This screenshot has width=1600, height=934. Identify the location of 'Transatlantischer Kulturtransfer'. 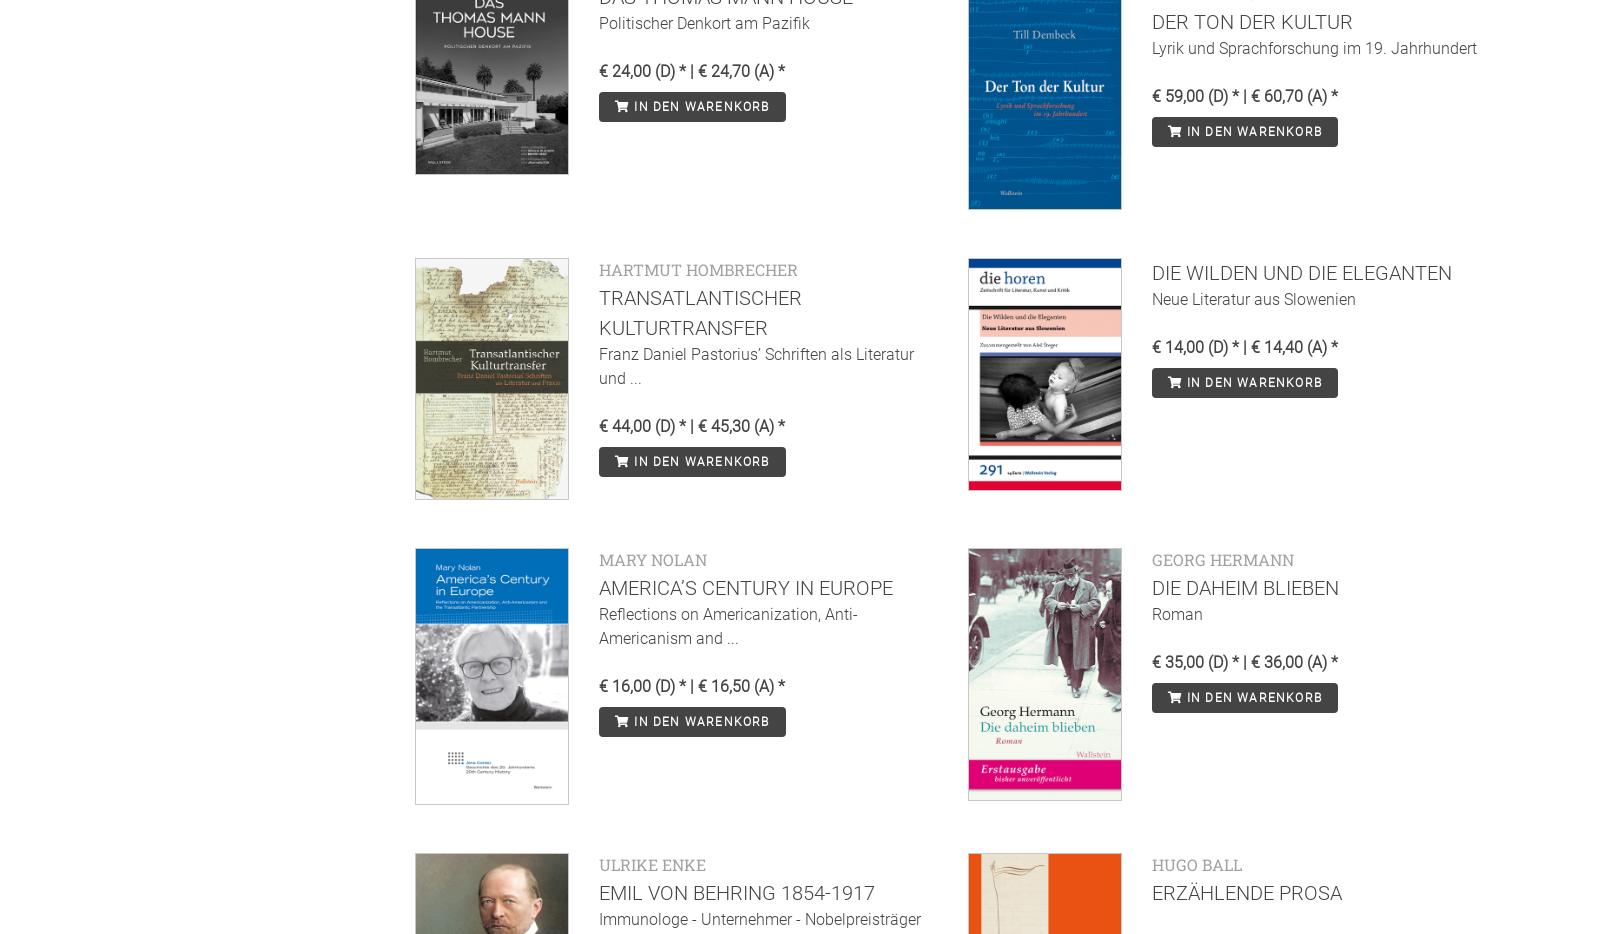
(700, 311).